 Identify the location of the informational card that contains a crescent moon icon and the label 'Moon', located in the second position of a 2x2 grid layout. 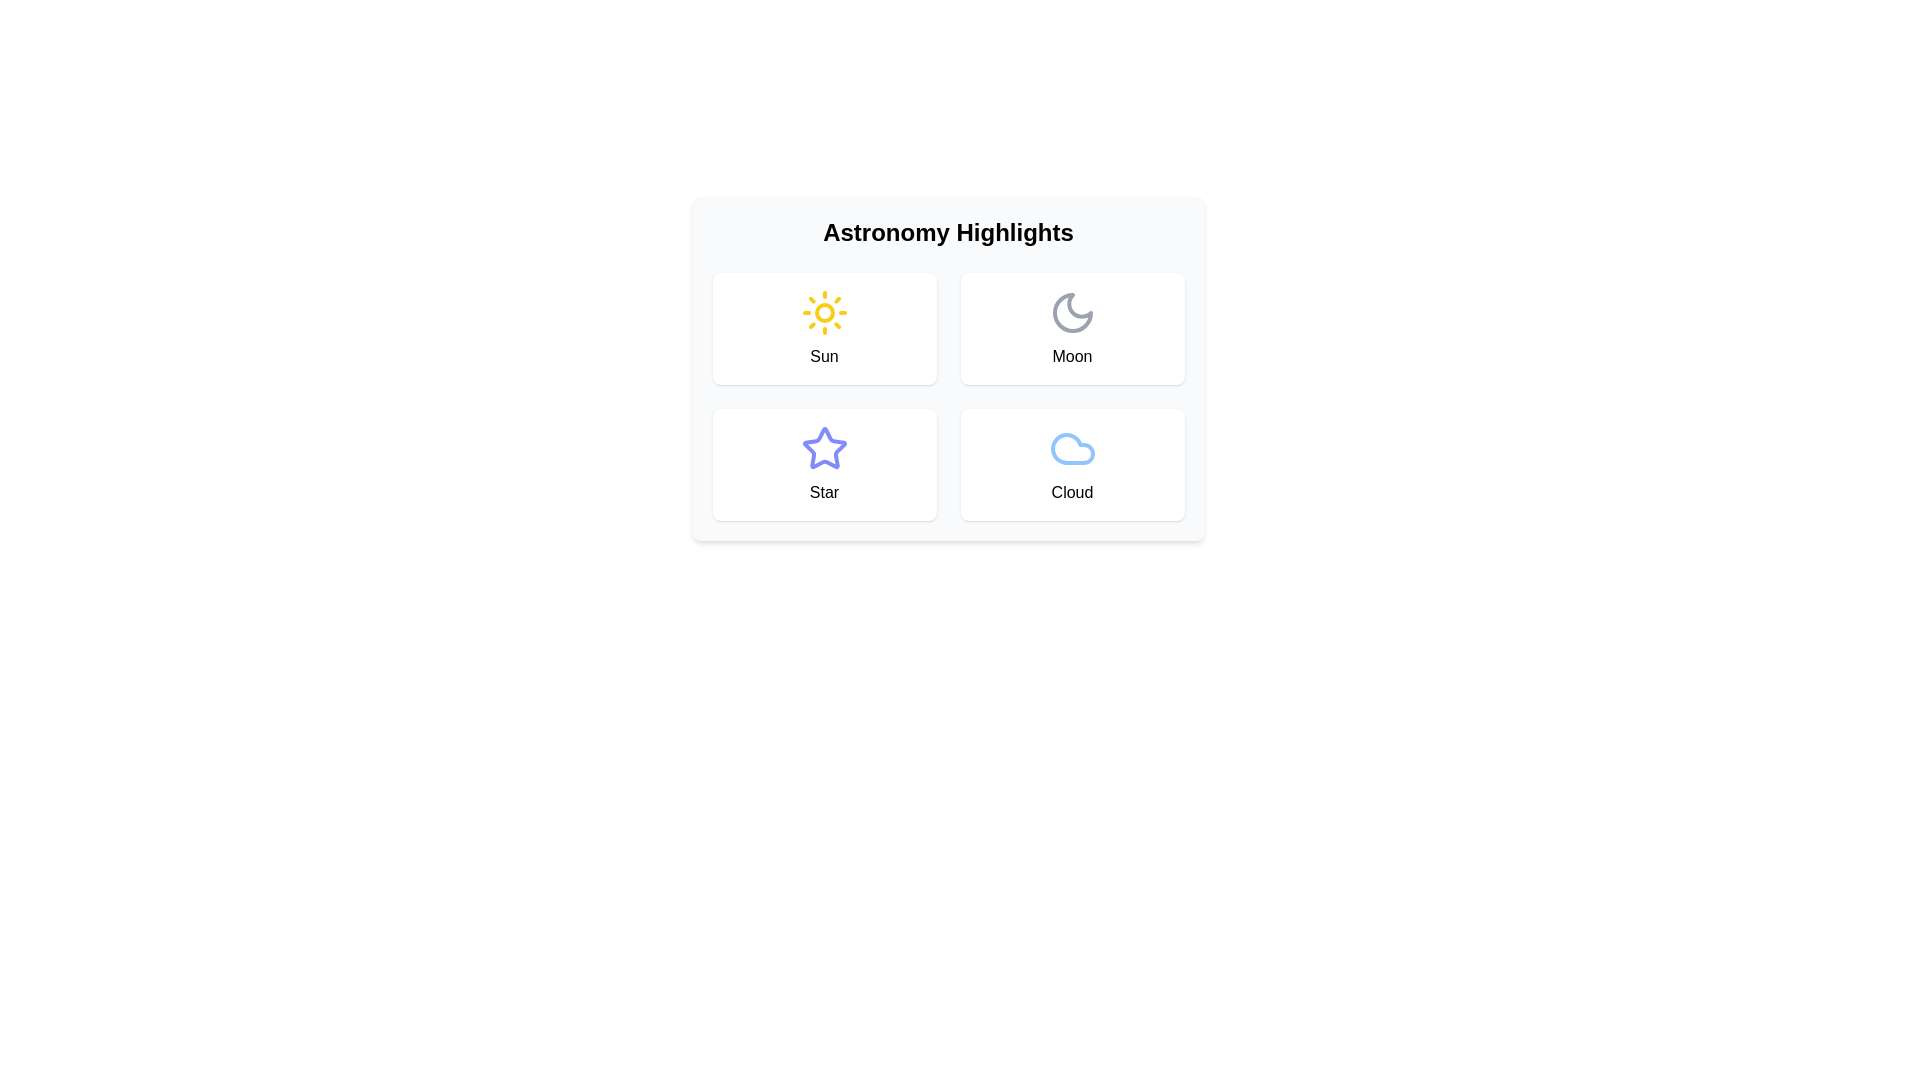
(1071, 327).